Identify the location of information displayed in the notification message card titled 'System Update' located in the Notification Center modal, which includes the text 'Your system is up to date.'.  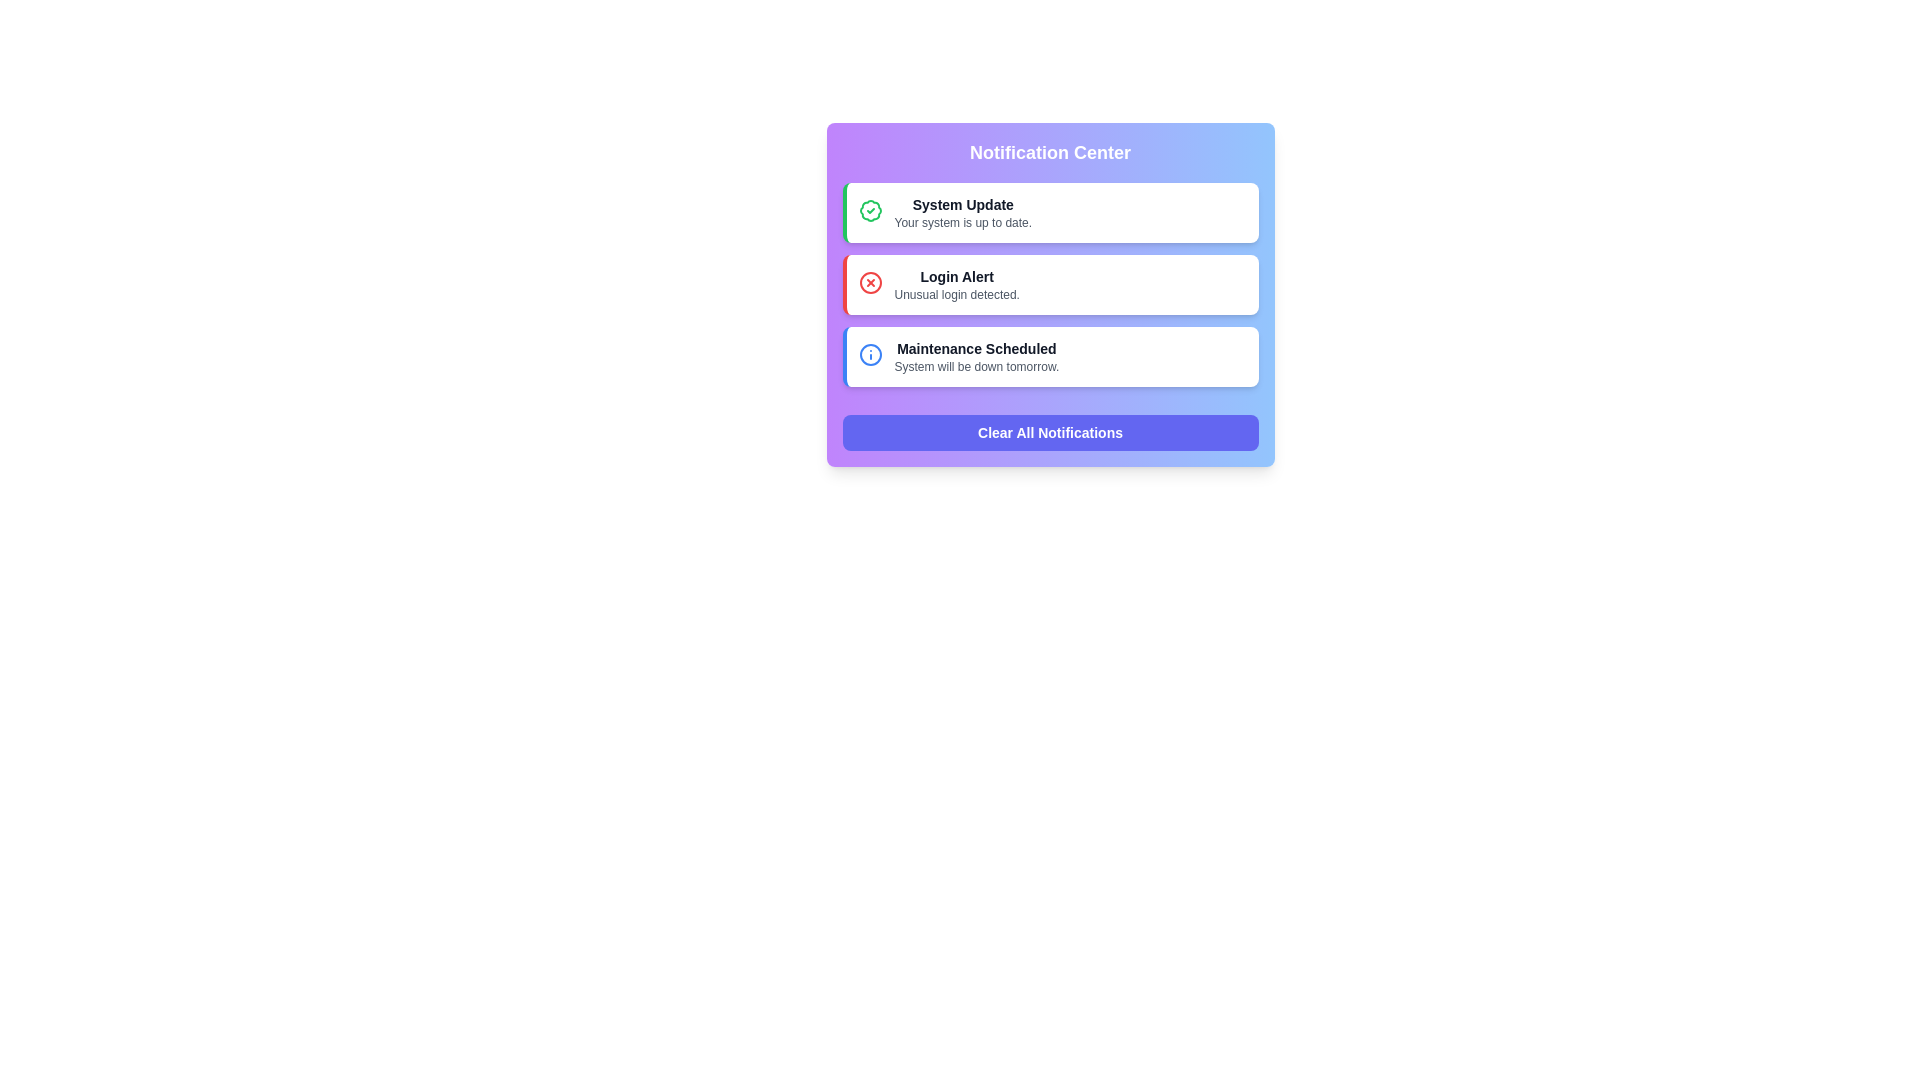
(963, 212).